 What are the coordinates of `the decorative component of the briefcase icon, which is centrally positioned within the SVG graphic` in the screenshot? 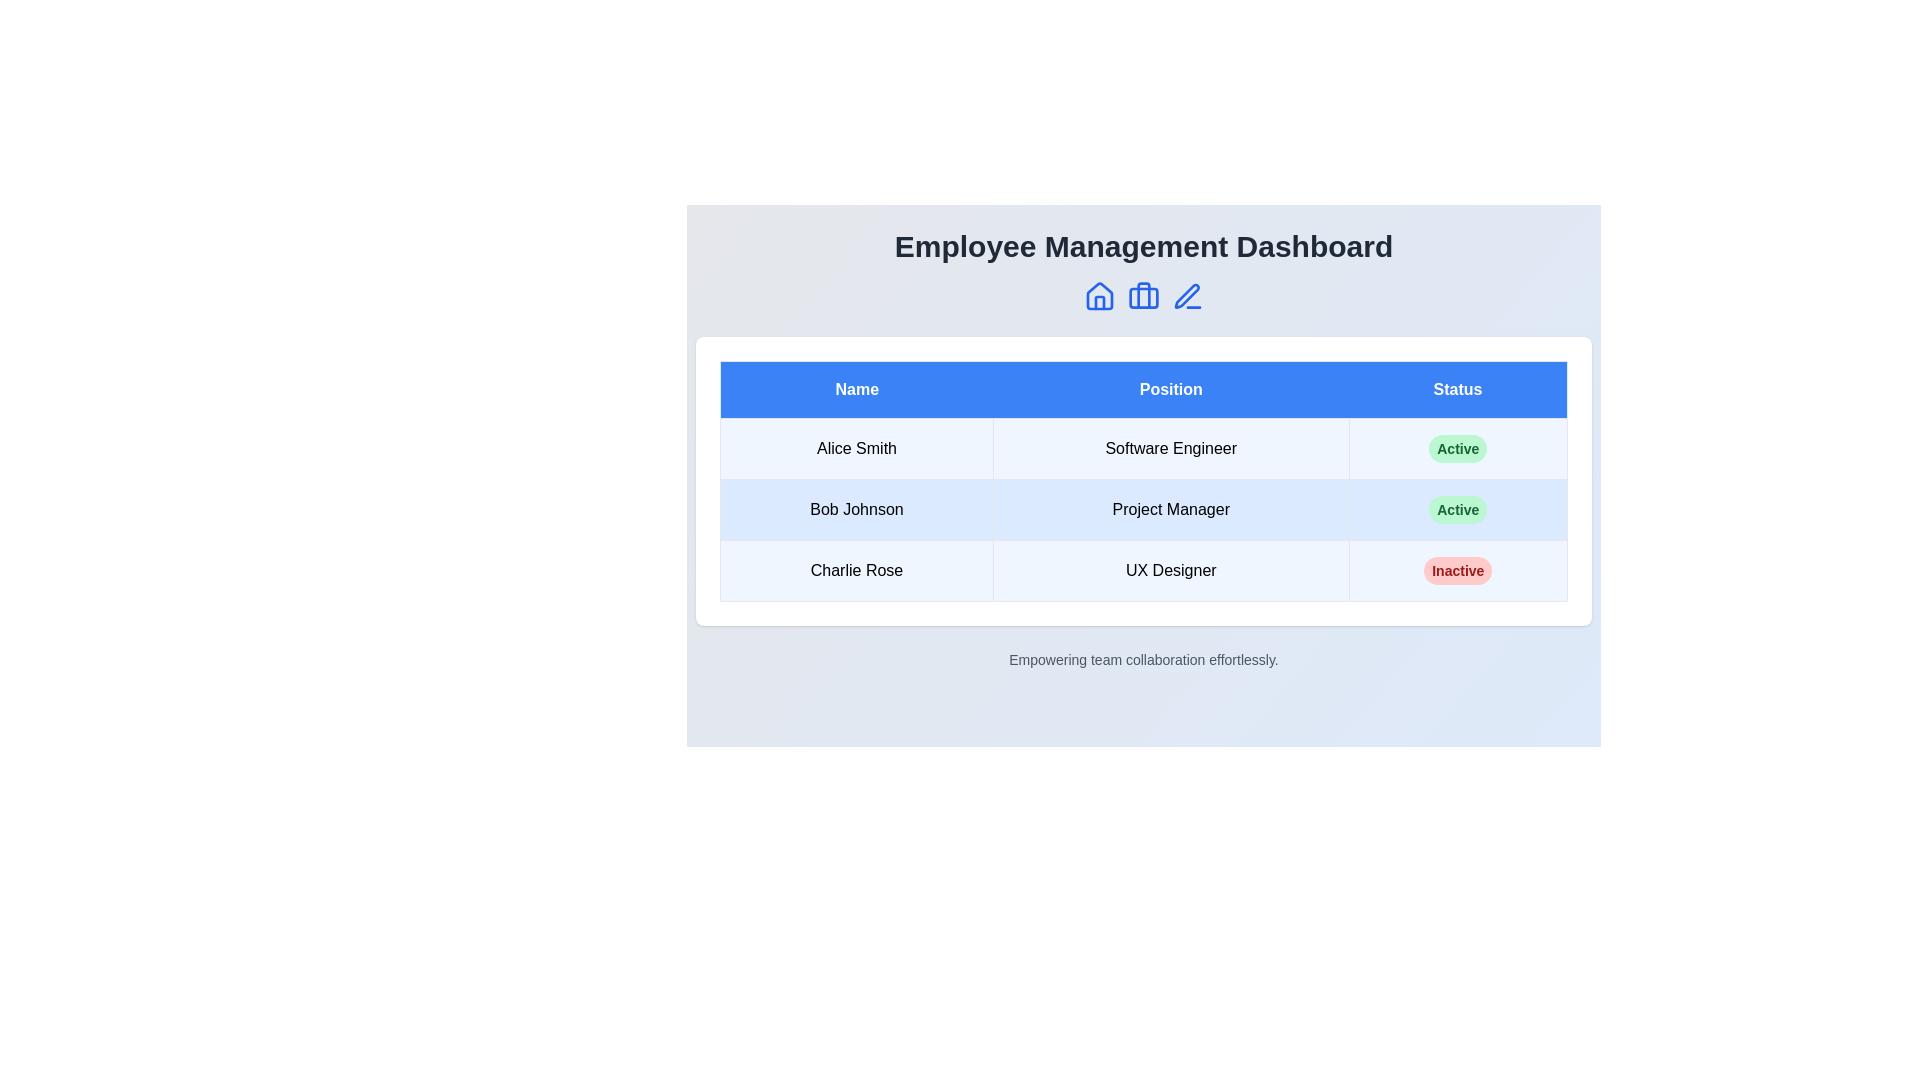 It's located at (1143, 297).